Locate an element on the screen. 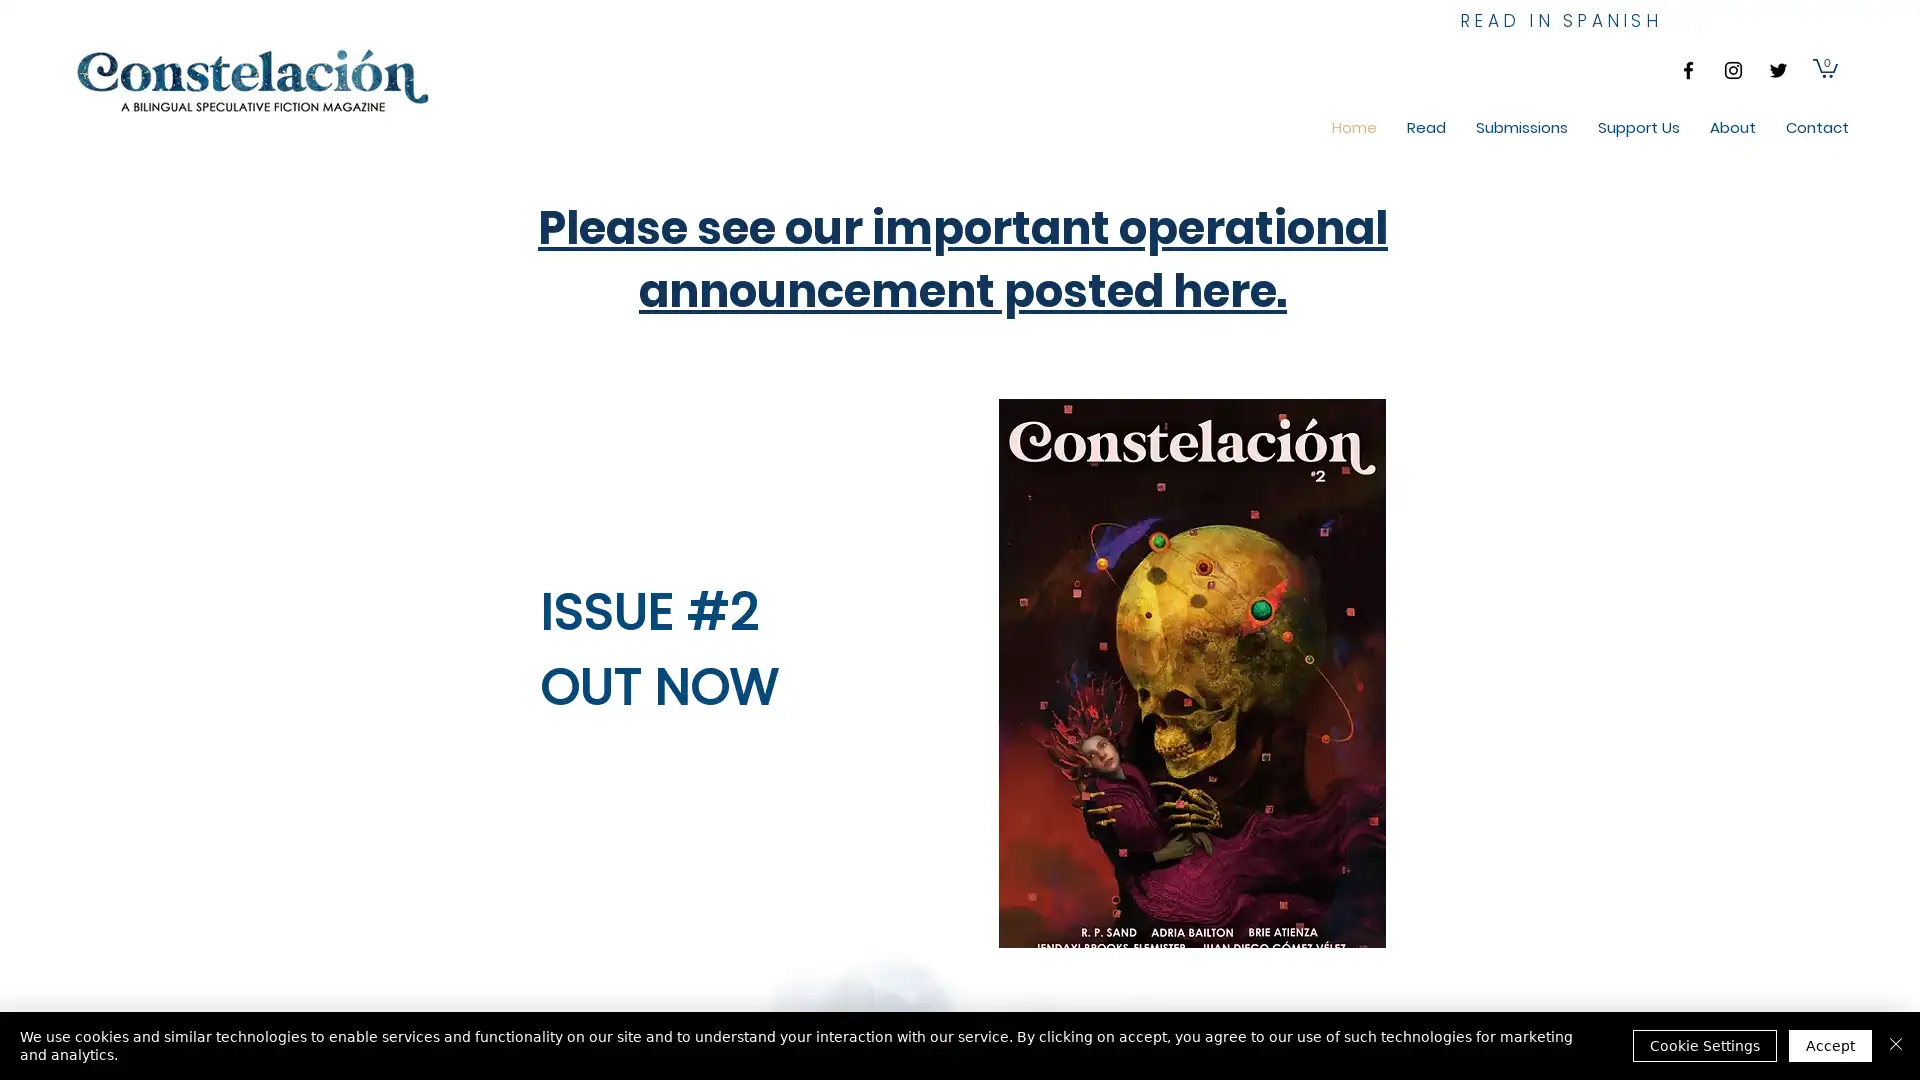 This screenshot has height=1080, width=1920. Accept is located at coordinates (1830, 1044).